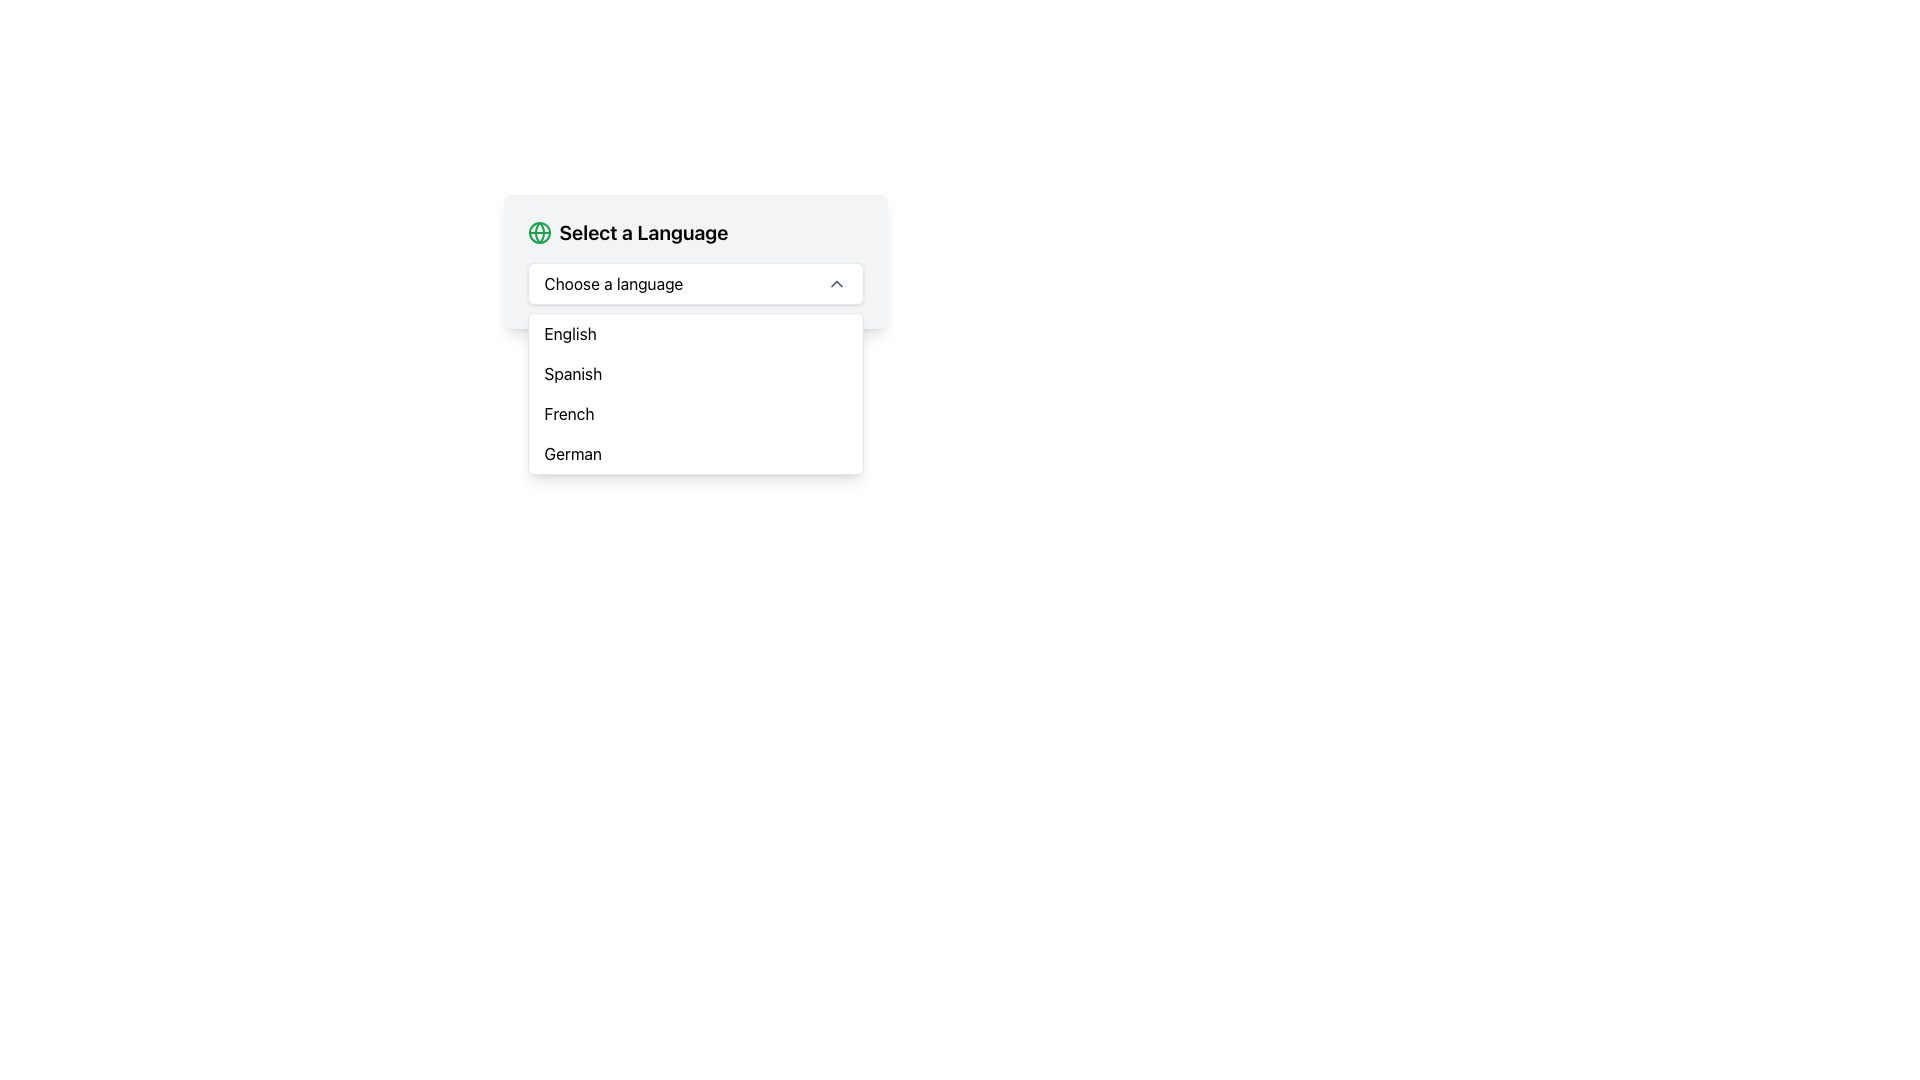  What do you see at coordinates (695, 412) in the screenshot?
I see `the list item displaying 'French' within the dropdown menu for visual feedback` at bounding box center [695, 412].